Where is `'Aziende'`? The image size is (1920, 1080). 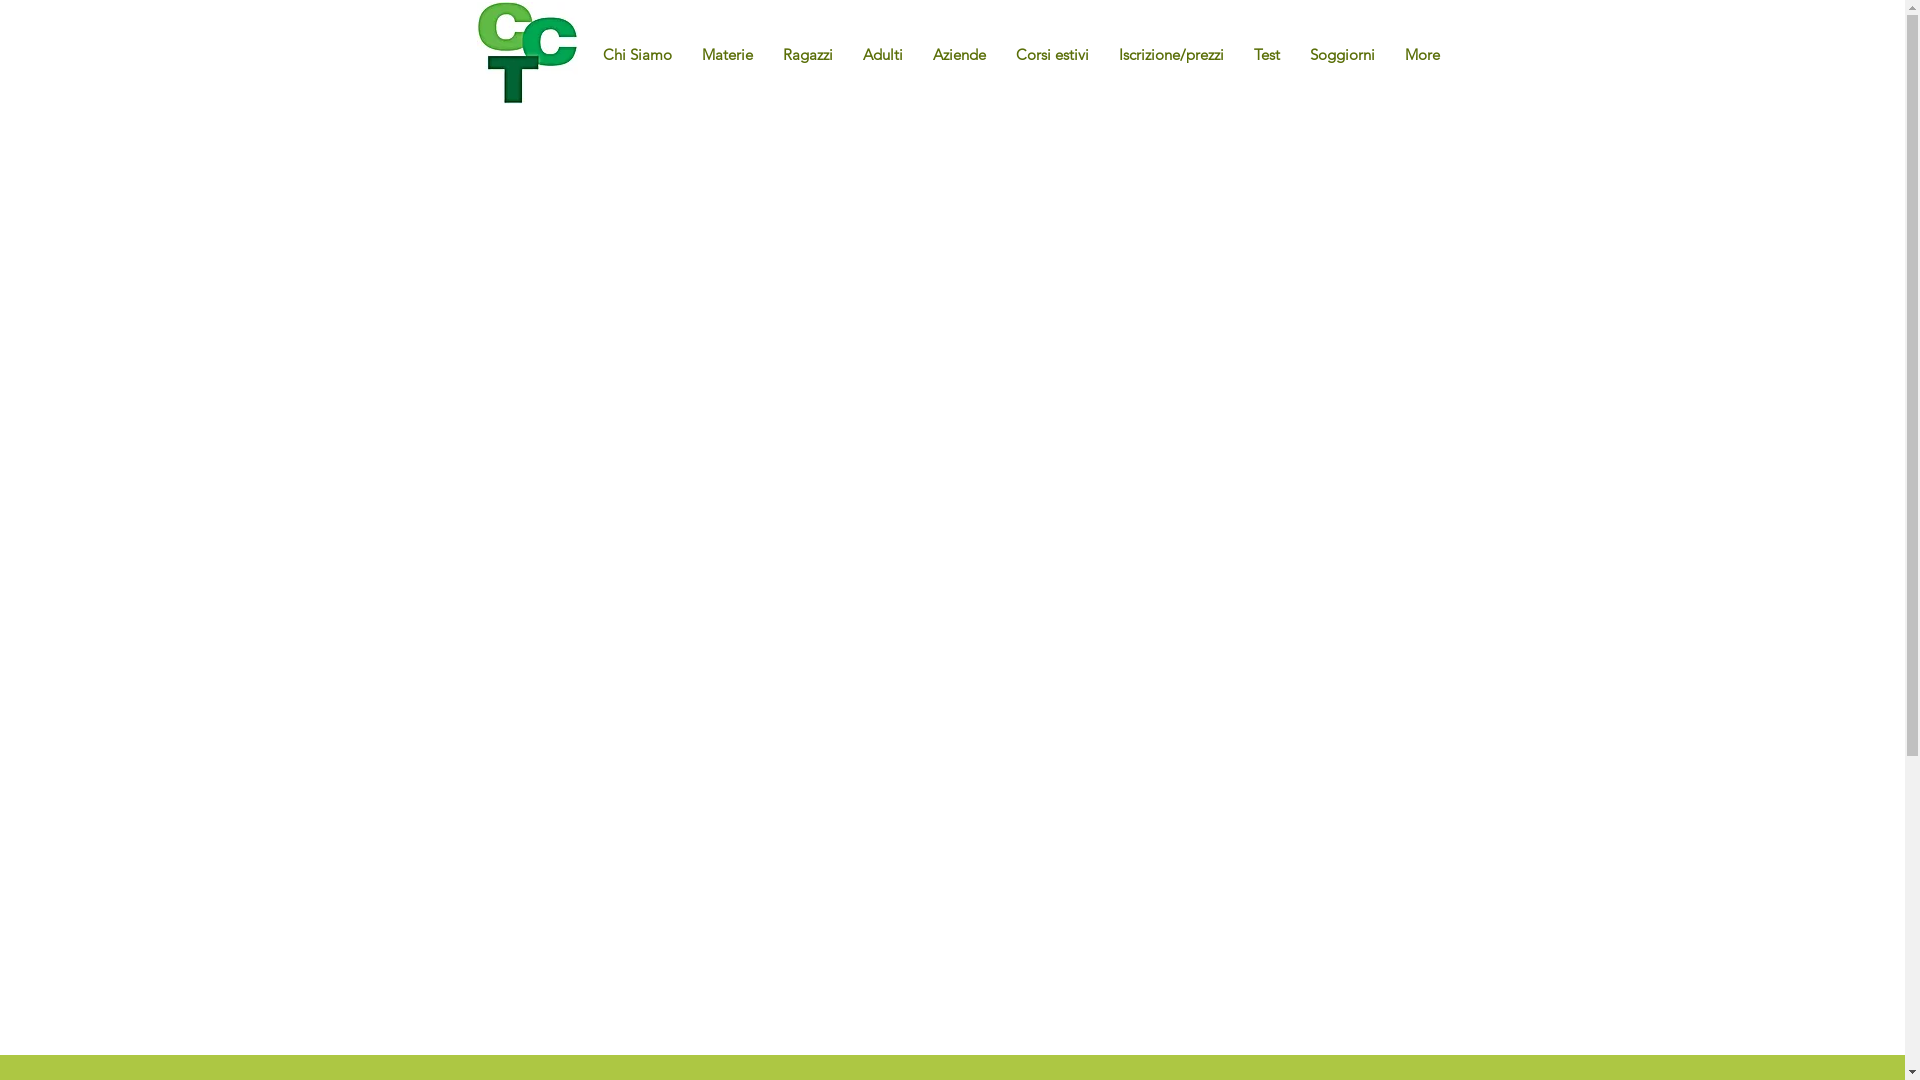
'Aziende' is located at coordinates (877, 45).